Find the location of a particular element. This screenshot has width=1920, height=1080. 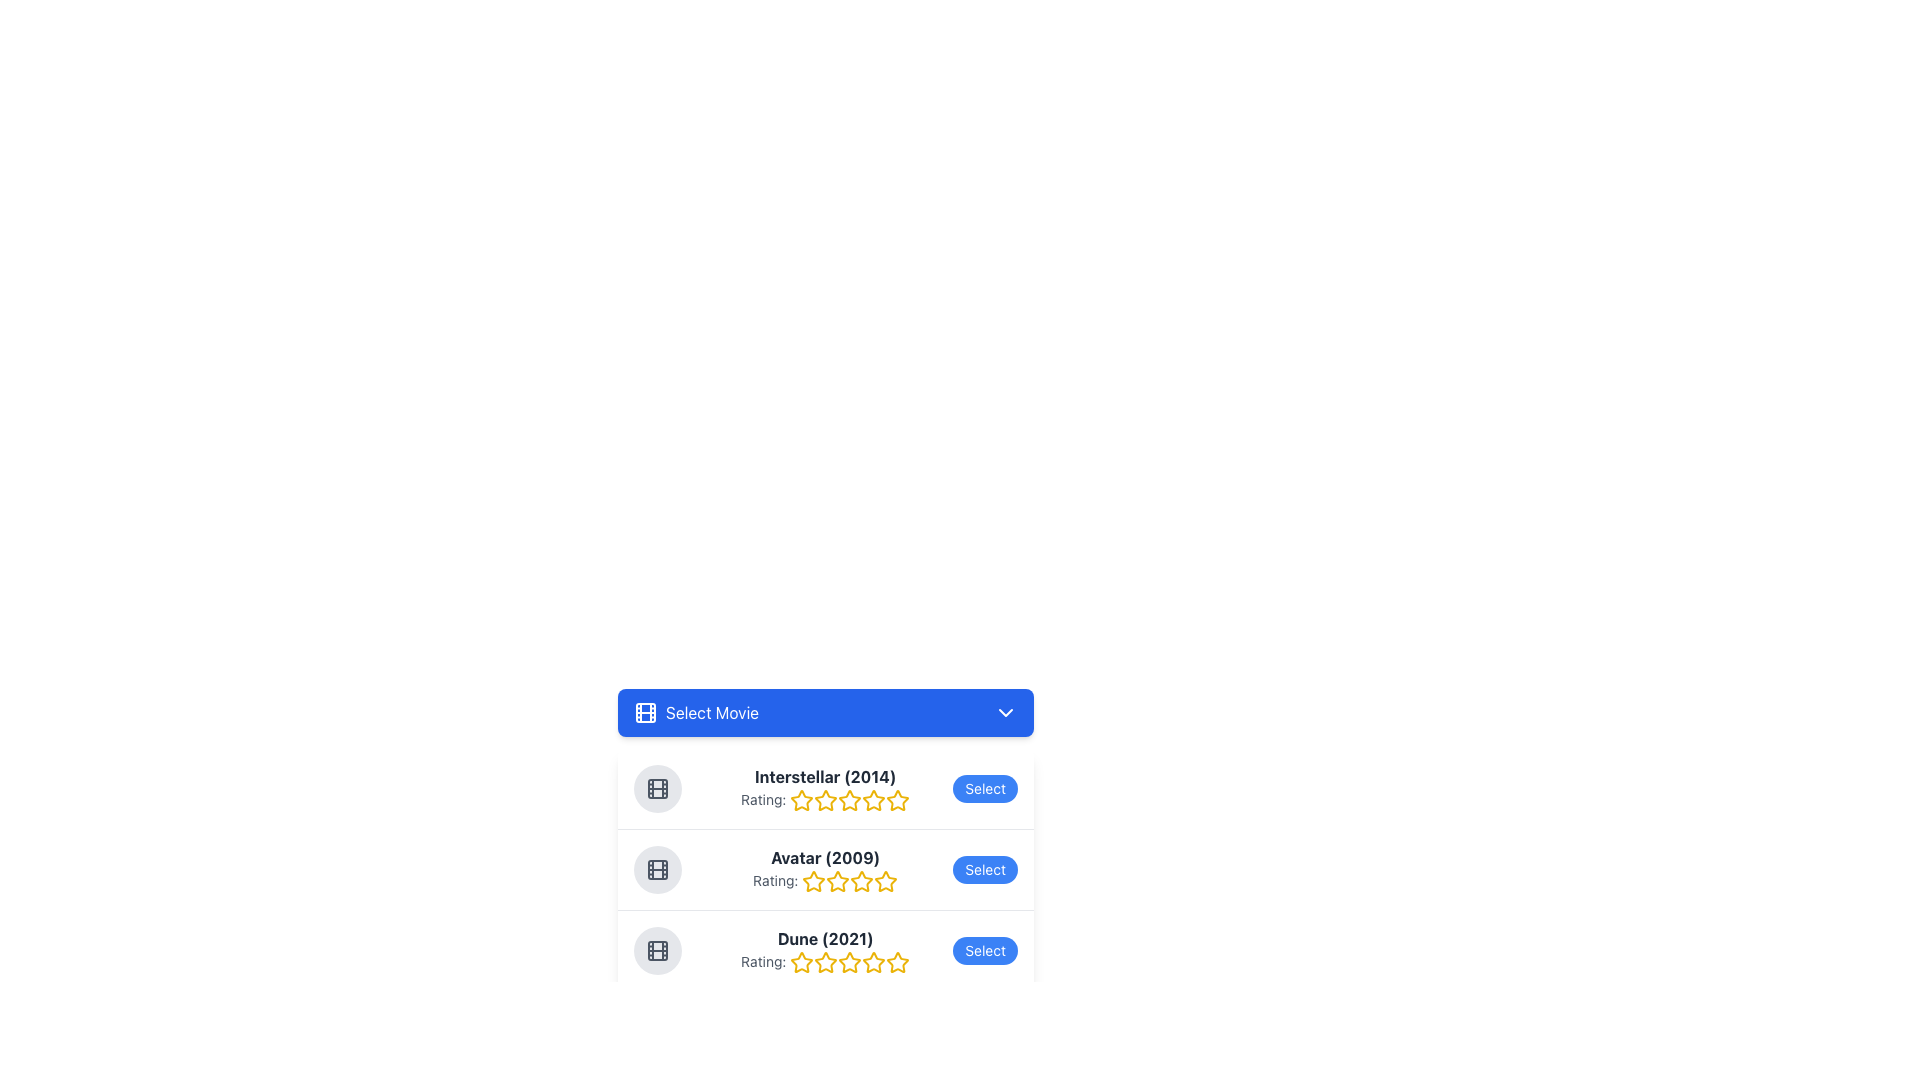

the decorative icon representing the movie 'Dune (2021)', which is located inside a gray circular background to the left of the title is located at coordinates (657, 950).